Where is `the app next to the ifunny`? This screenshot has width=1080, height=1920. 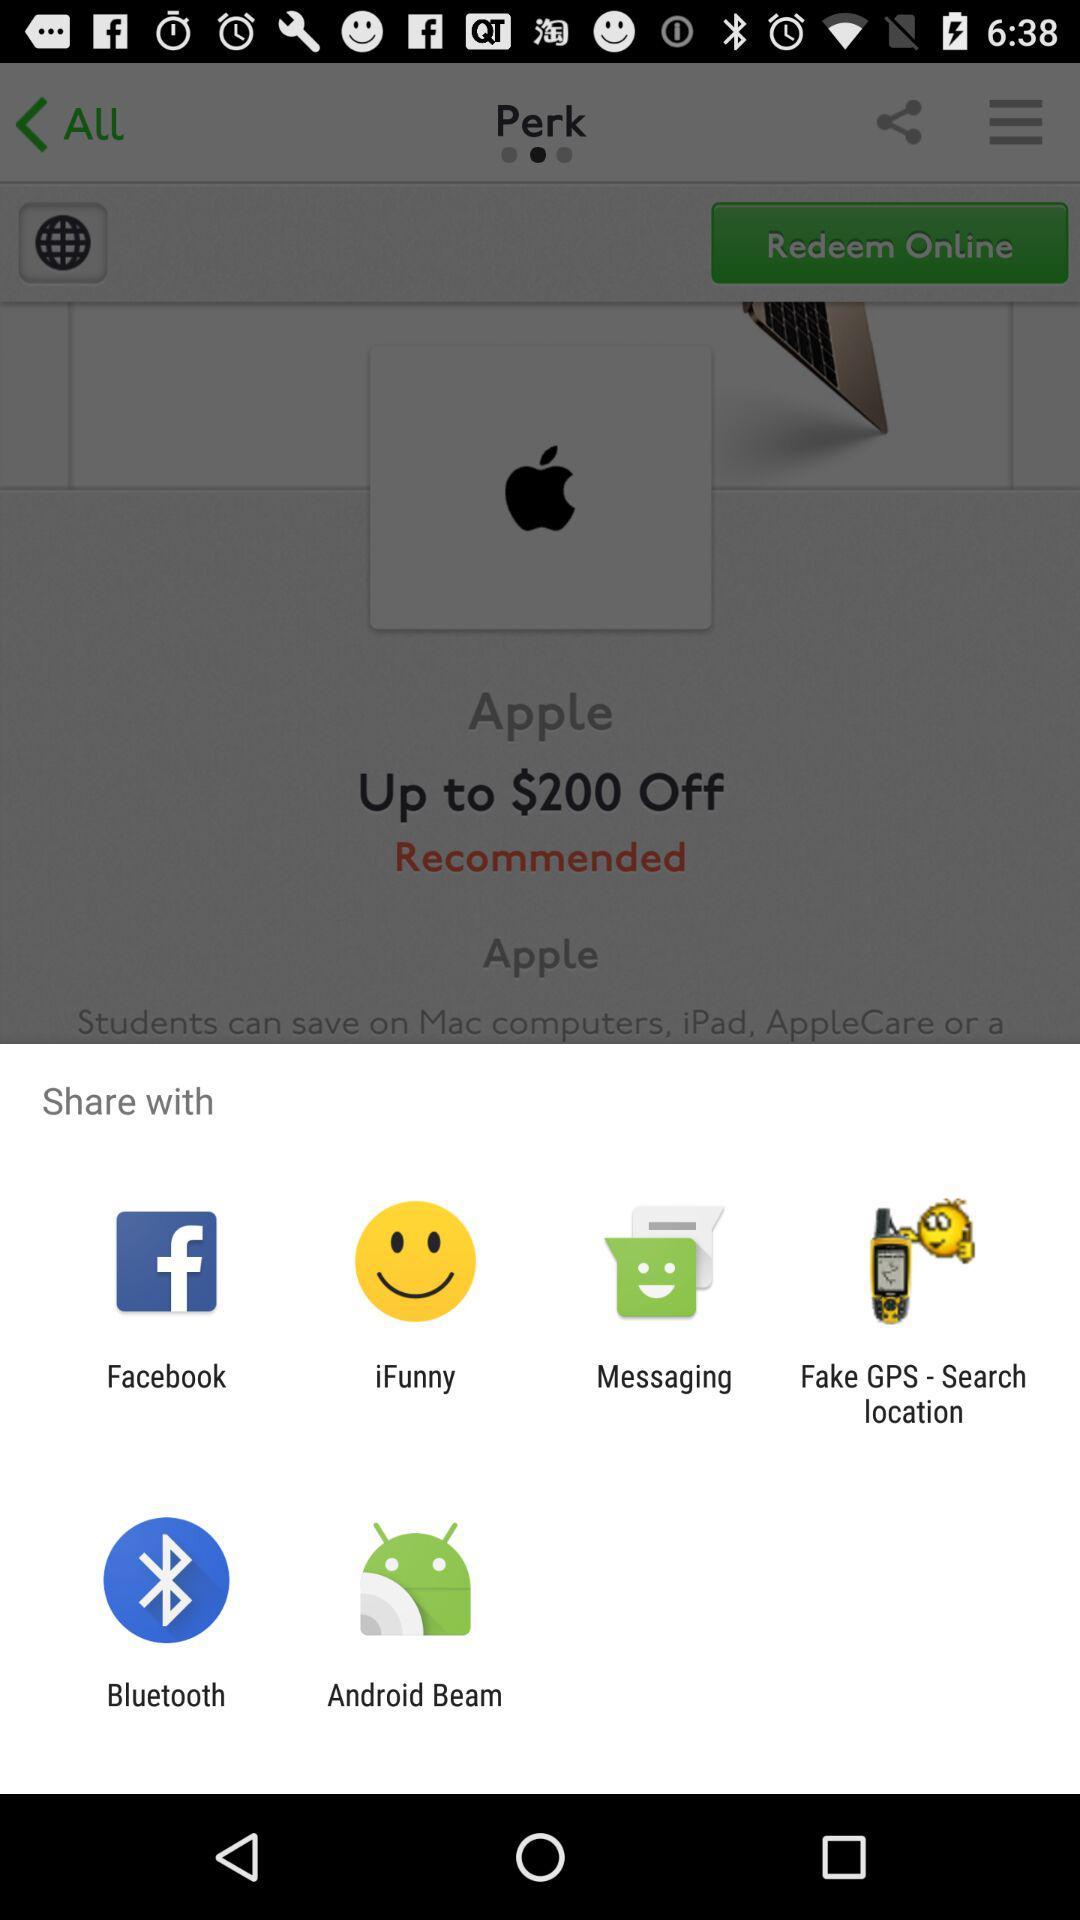
the app next to the ifunny is located at coordinates (664, 1392).